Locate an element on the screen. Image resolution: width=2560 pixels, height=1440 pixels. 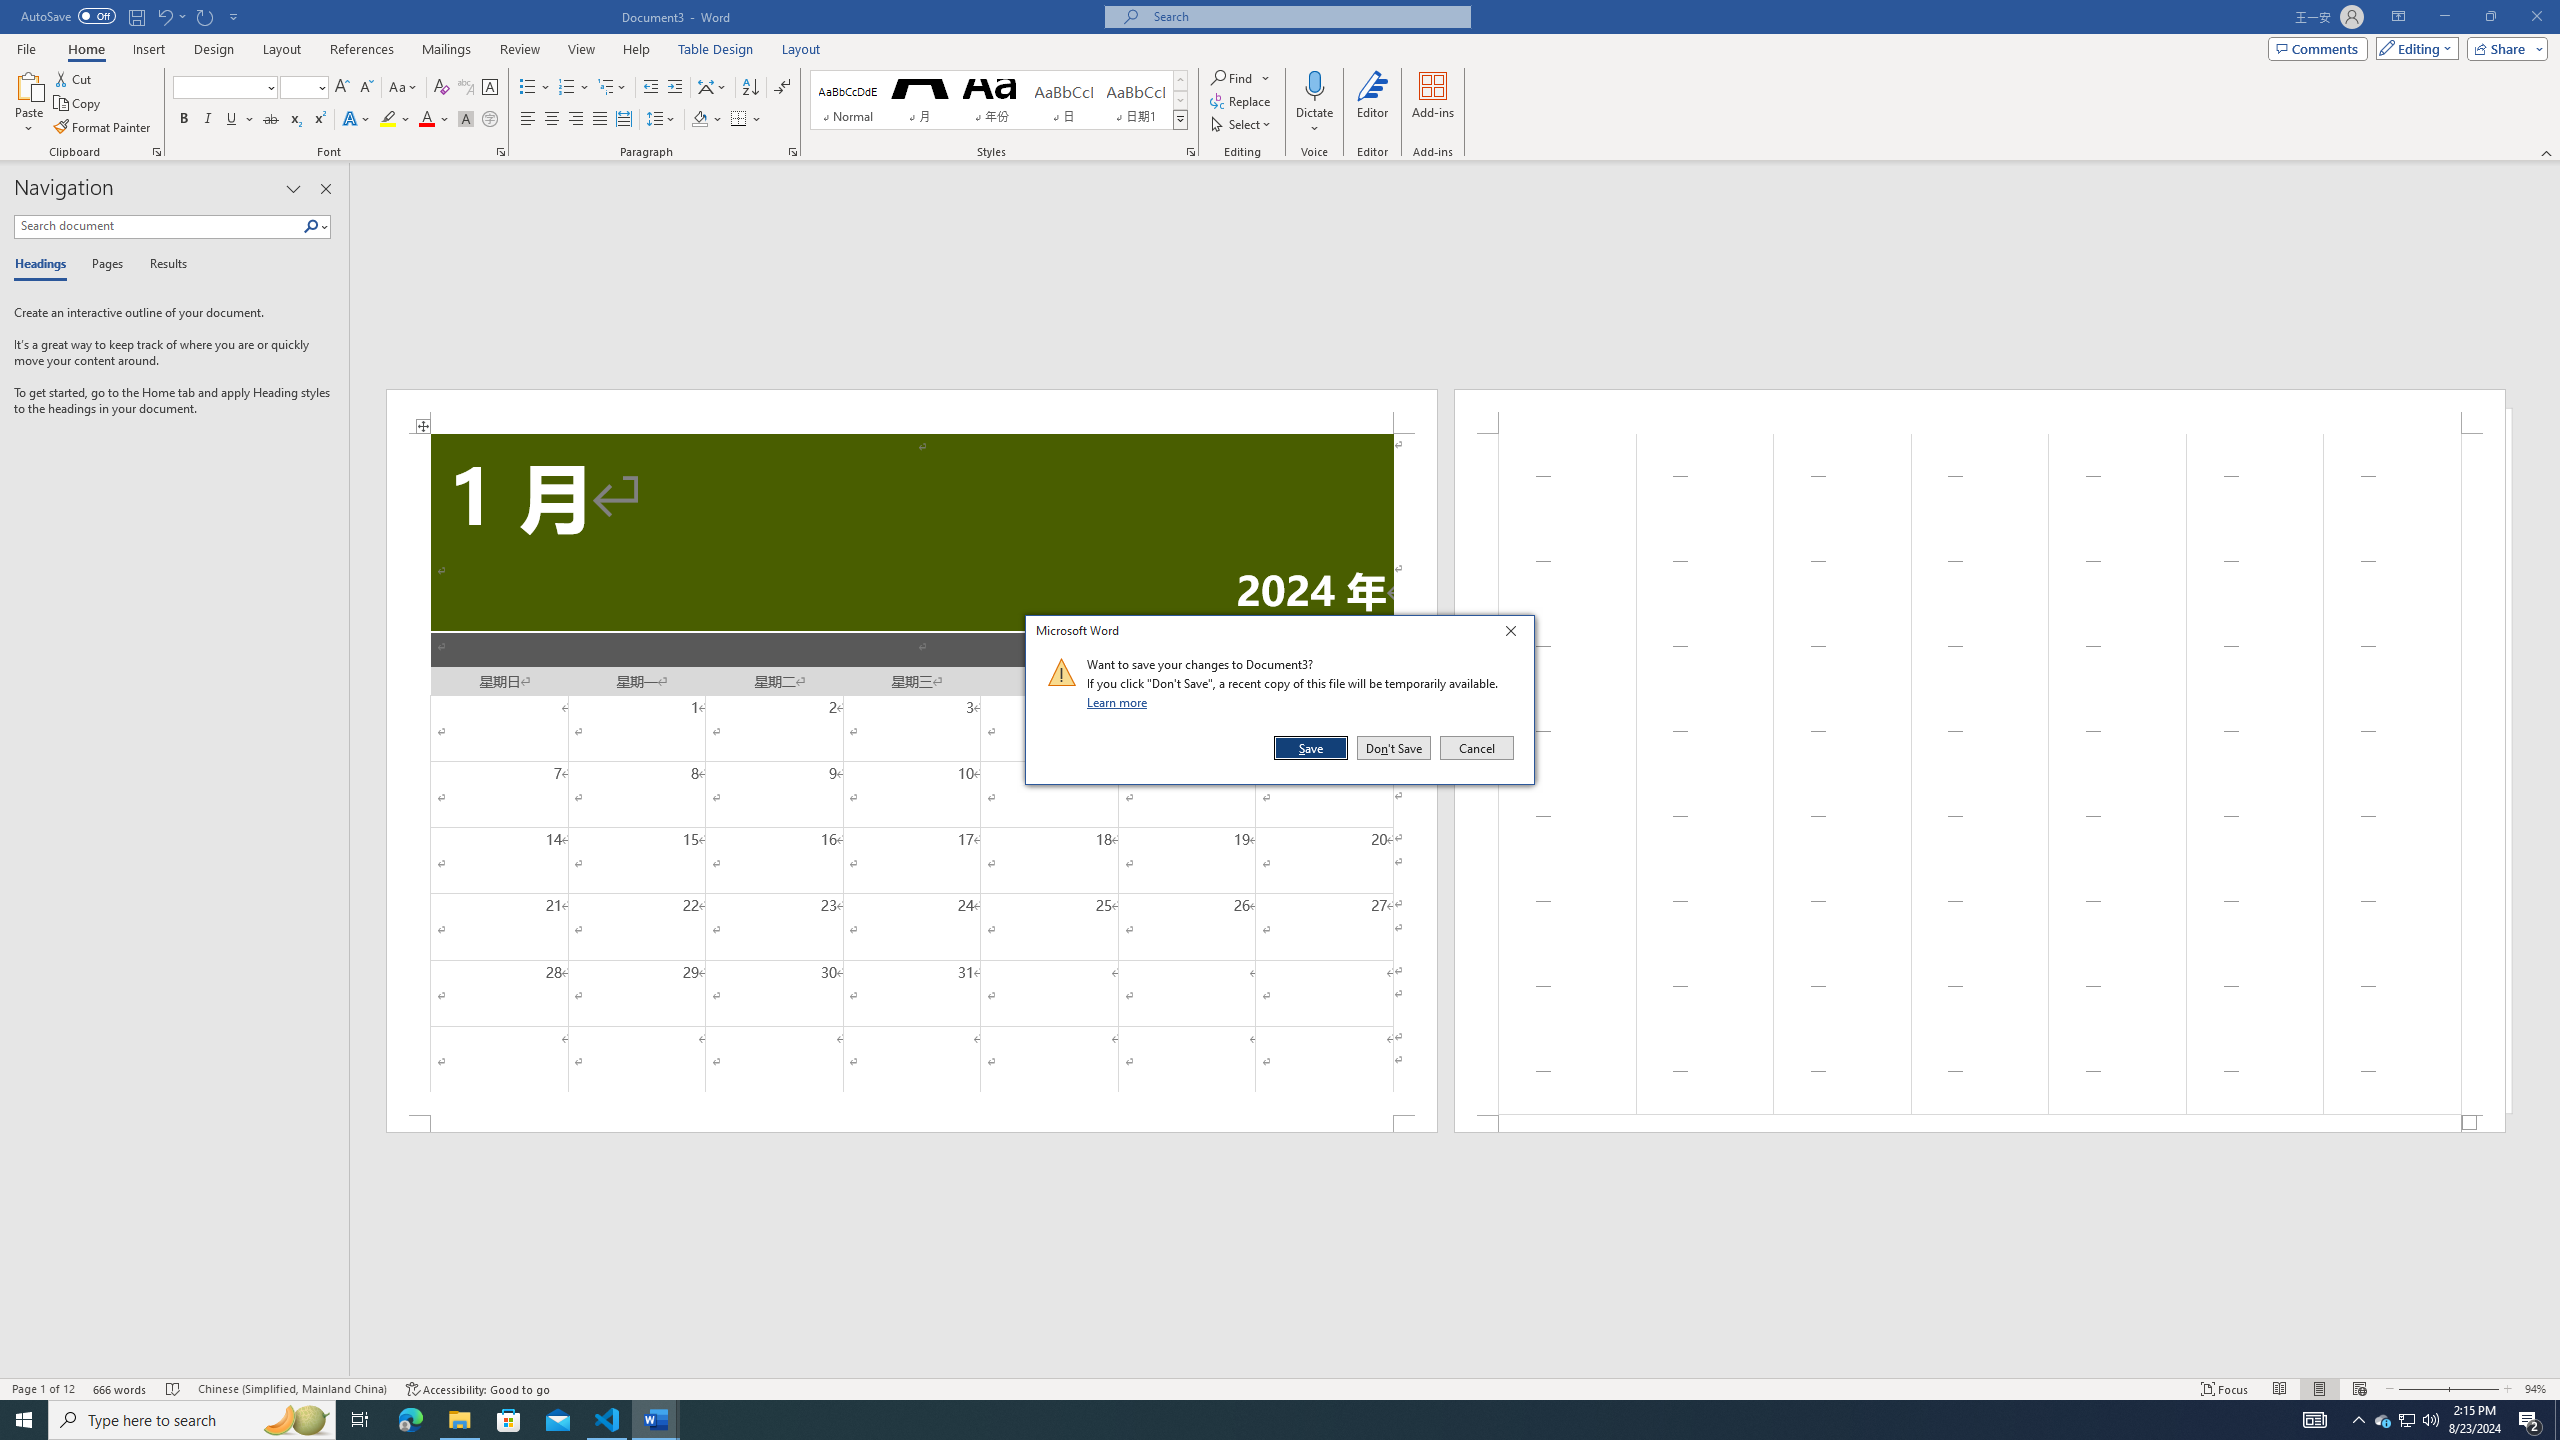
'Shrink Font' is located at coordinates (366, 87).